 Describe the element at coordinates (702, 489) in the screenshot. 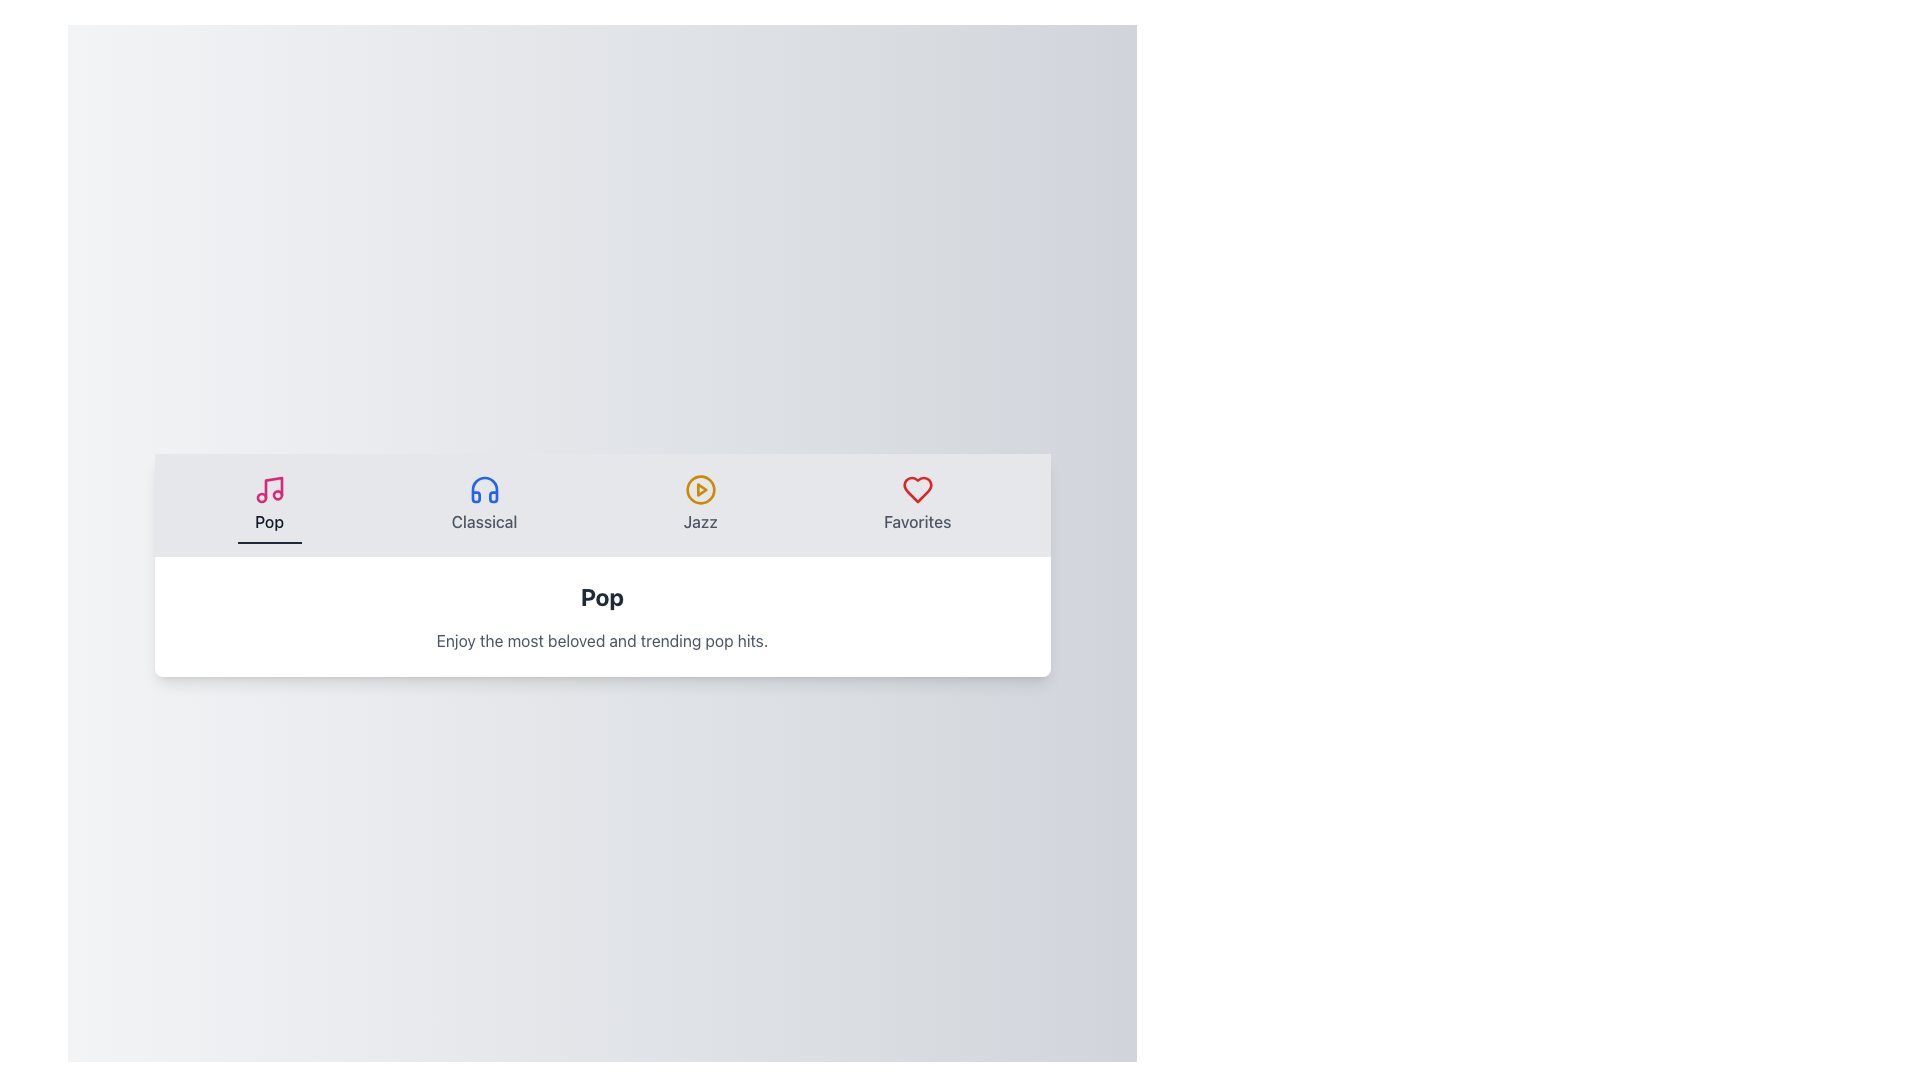

I see `the play button icon in the navigation bar` at that location.